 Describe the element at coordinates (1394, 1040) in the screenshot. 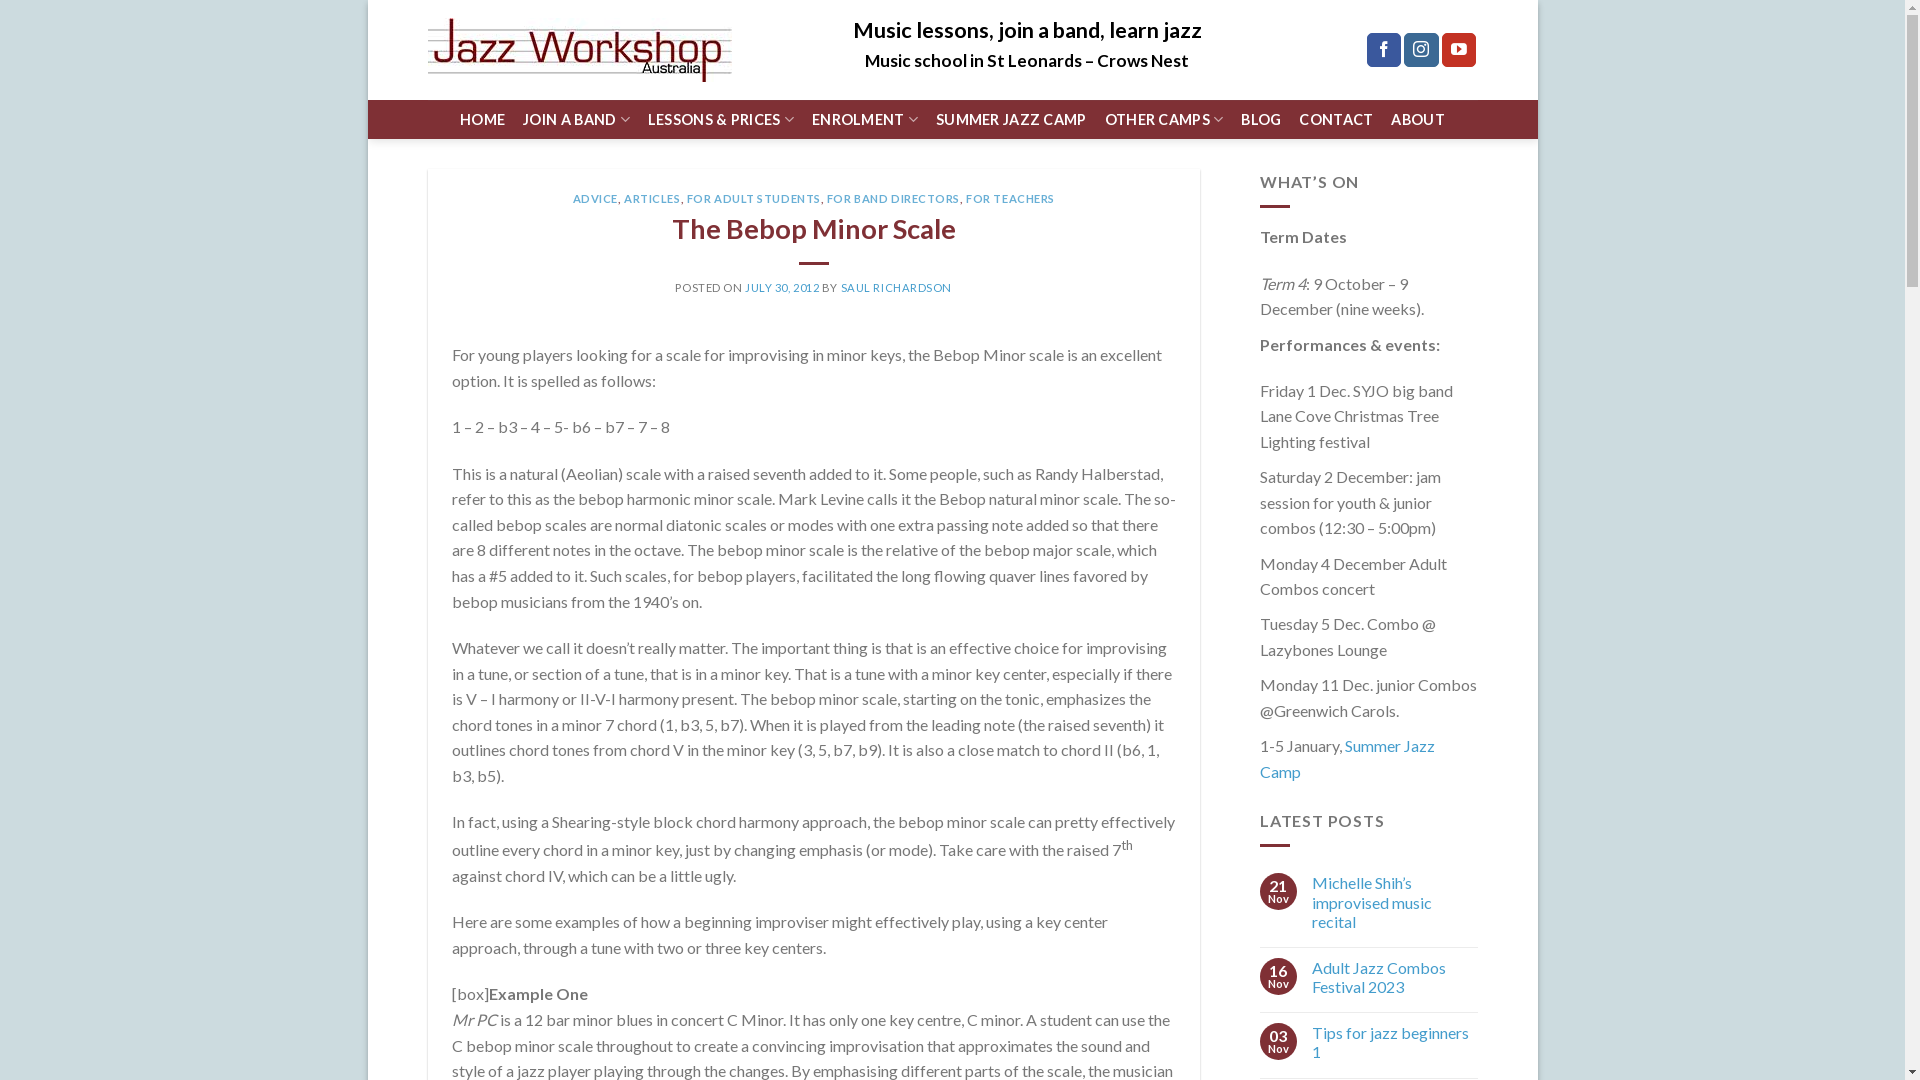

I see `'Tips for jazz beginners 1'` at that location.